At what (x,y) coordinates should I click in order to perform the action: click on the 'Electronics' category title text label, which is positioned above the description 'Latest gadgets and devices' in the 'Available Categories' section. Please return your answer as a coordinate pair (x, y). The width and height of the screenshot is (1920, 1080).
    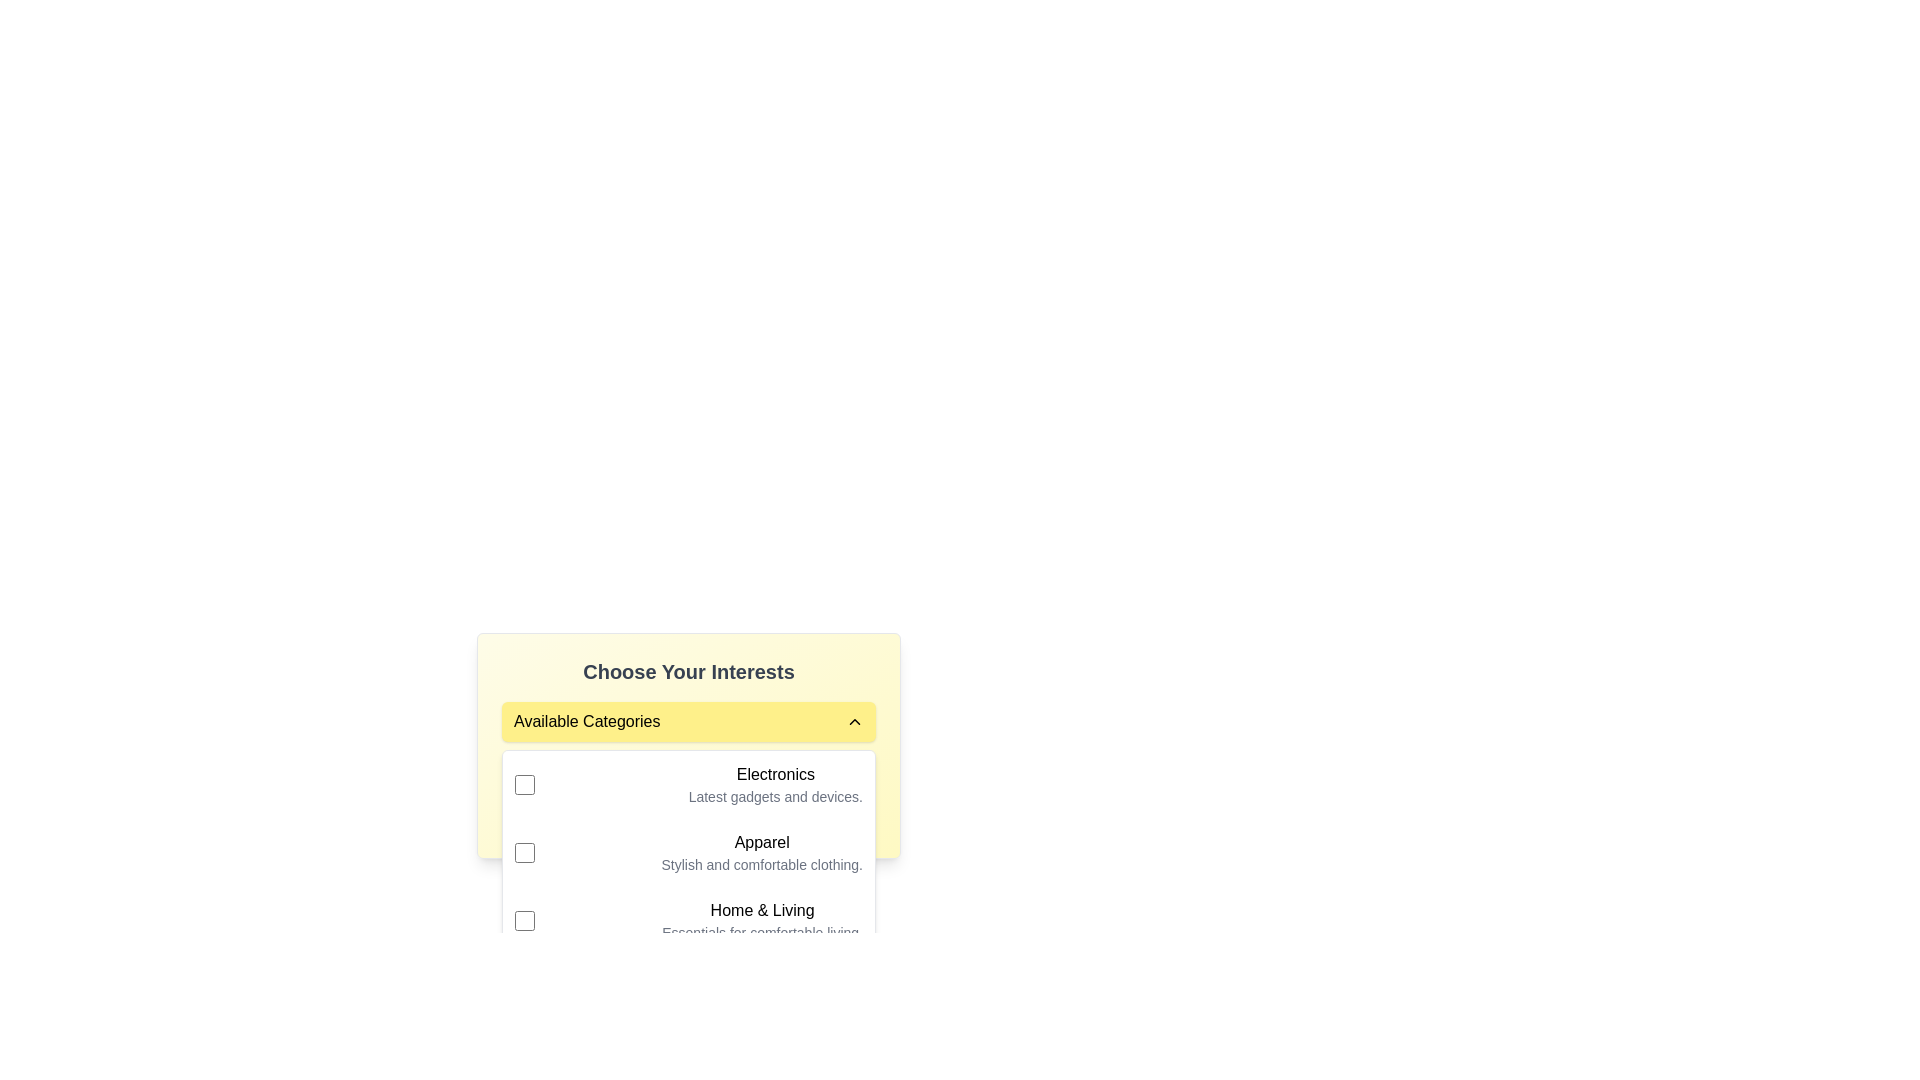
    Looking at the image, I should click on (774, 774).